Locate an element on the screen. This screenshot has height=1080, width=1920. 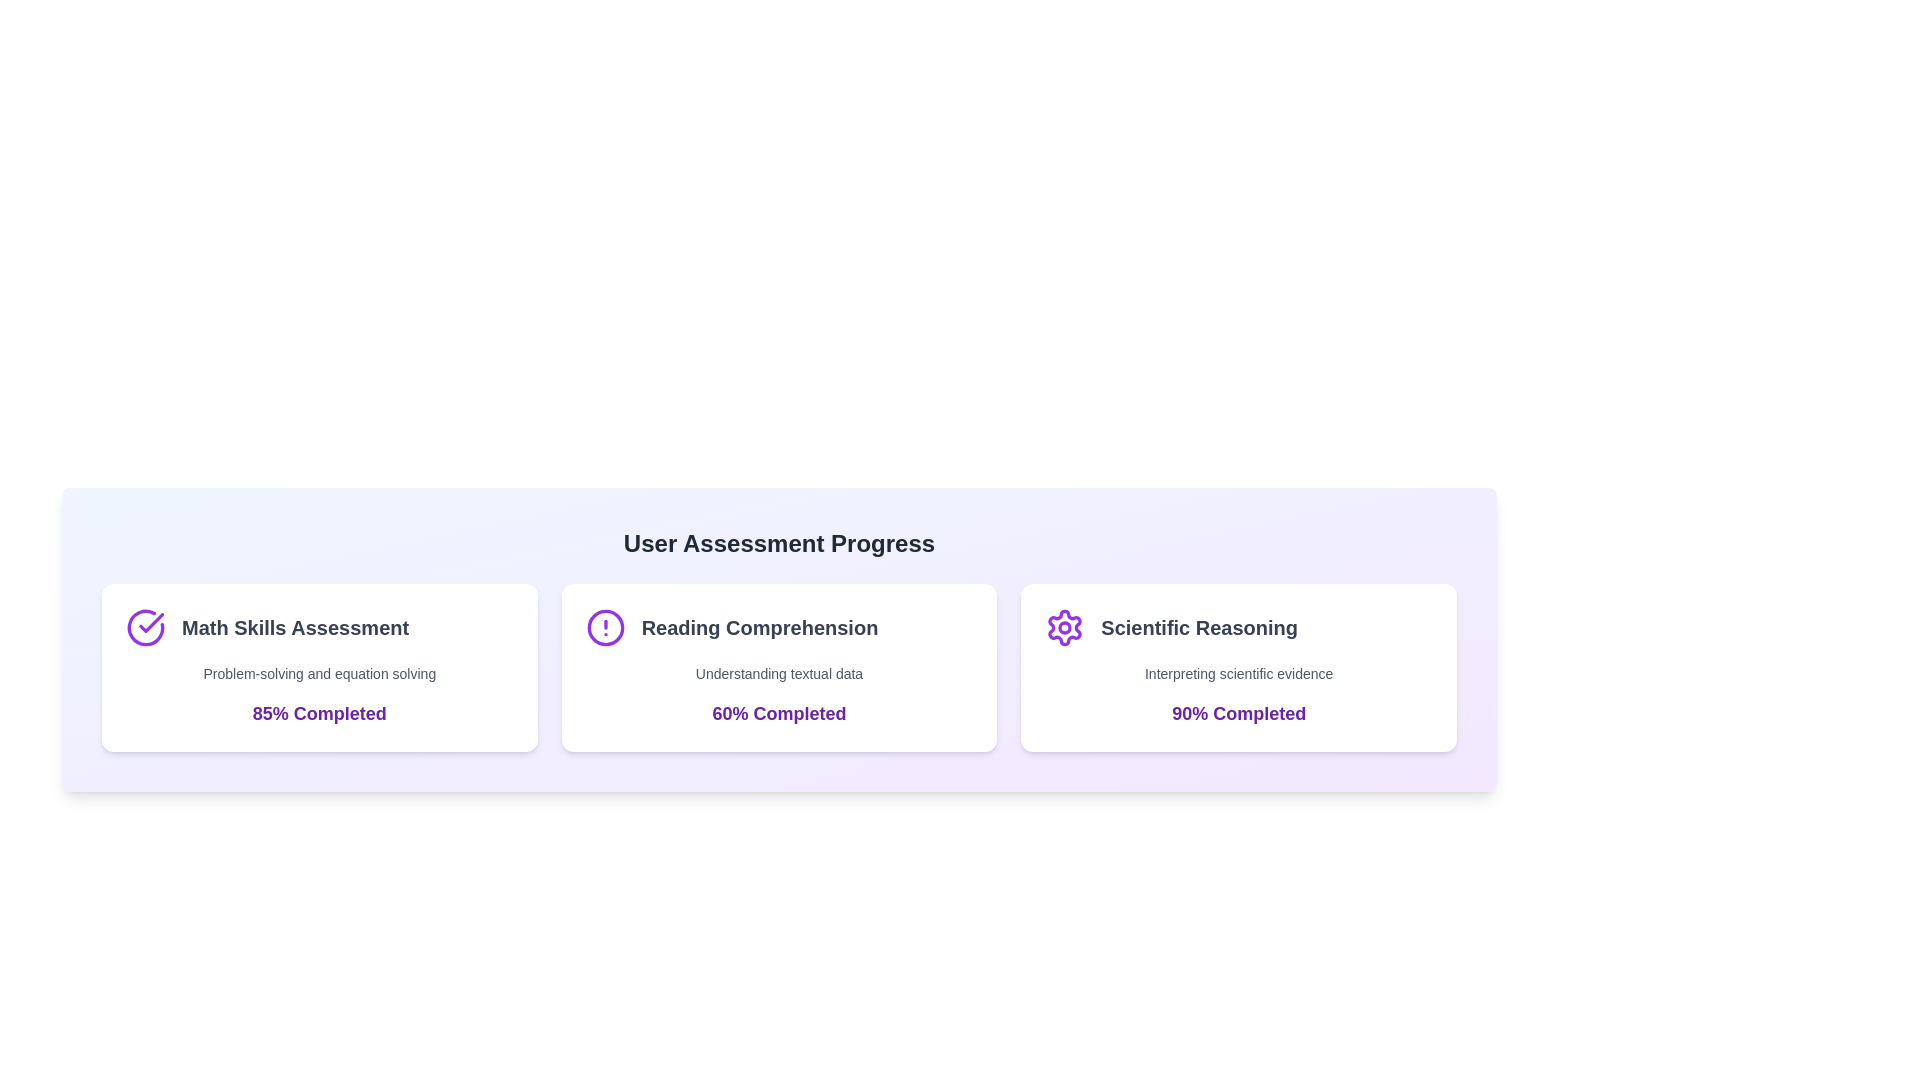
the bold, large purple text displaying '90% Completed' that is centrally aligned in the bottom section of the 'Scientific Reasoning' card is located at coordinates (1238, 712).